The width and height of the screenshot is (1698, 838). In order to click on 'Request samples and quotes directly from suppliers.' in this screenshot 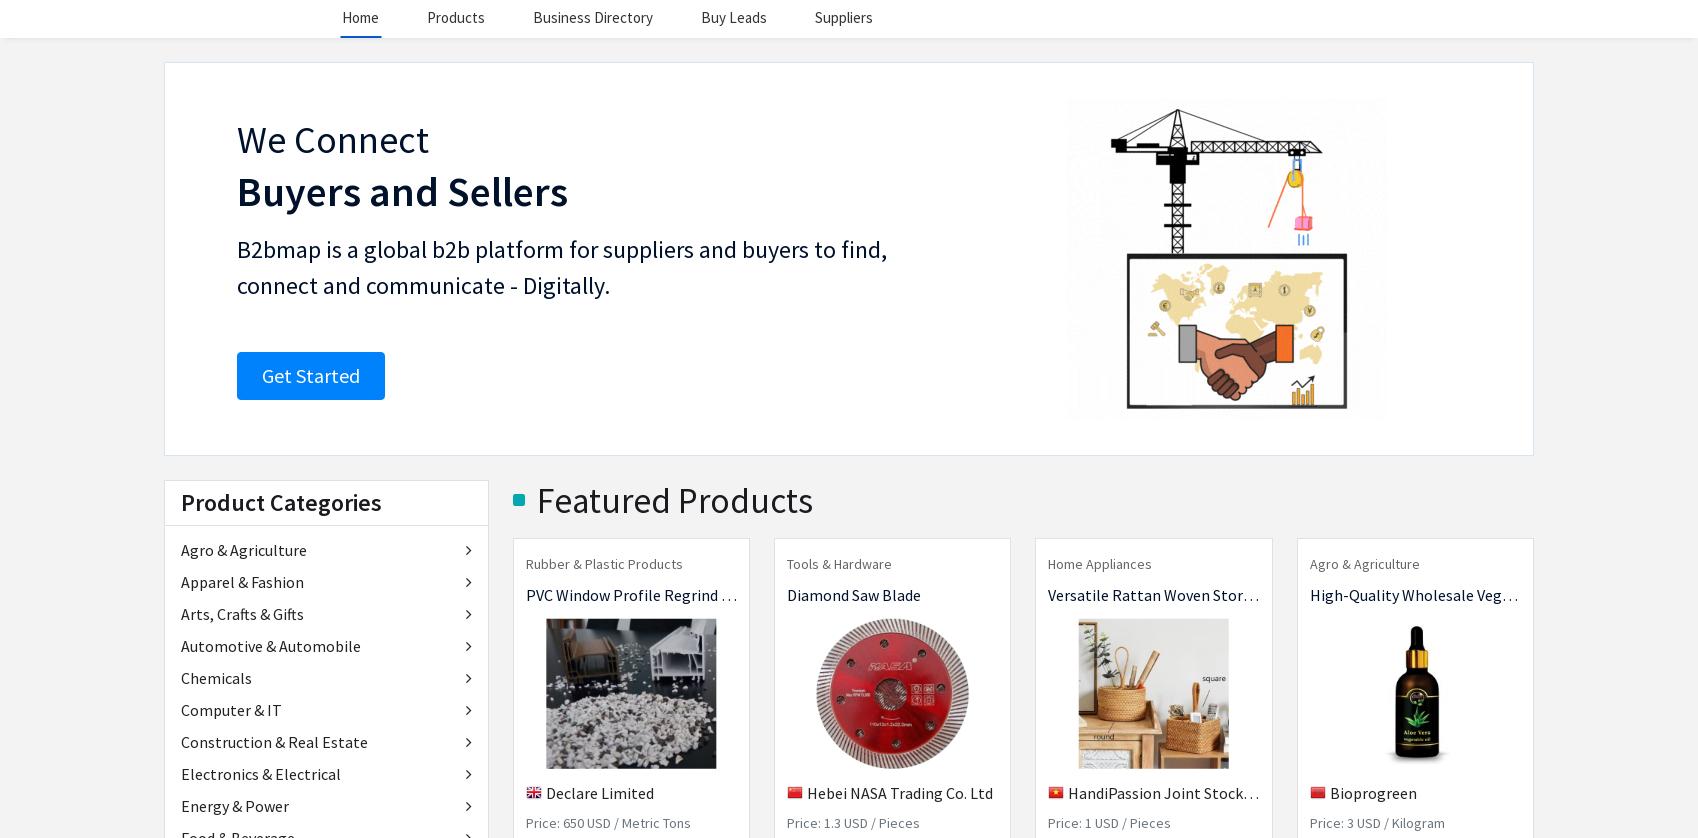, I will do `click(1106, 248)`.